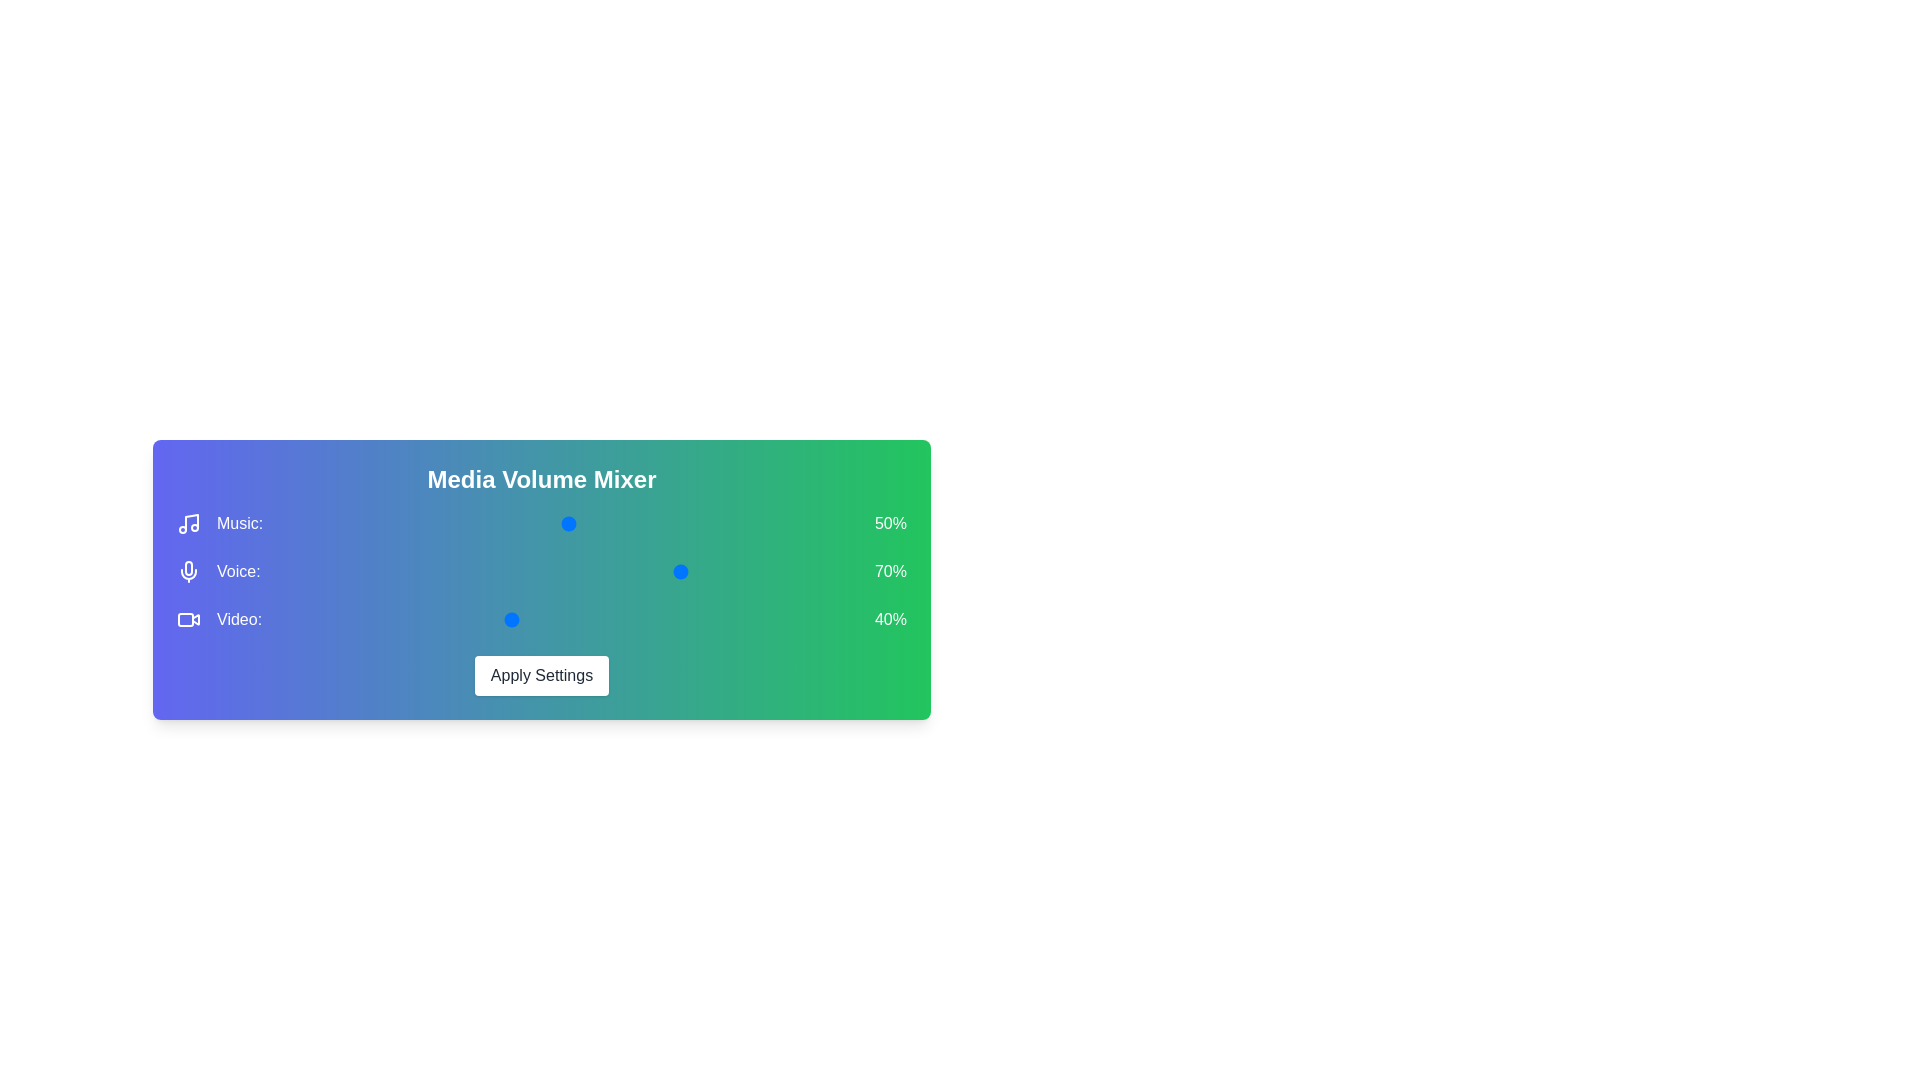 This screenshot has height=1080, width=1920. I want to click on the icon next to the Music label, so click(188, 523).